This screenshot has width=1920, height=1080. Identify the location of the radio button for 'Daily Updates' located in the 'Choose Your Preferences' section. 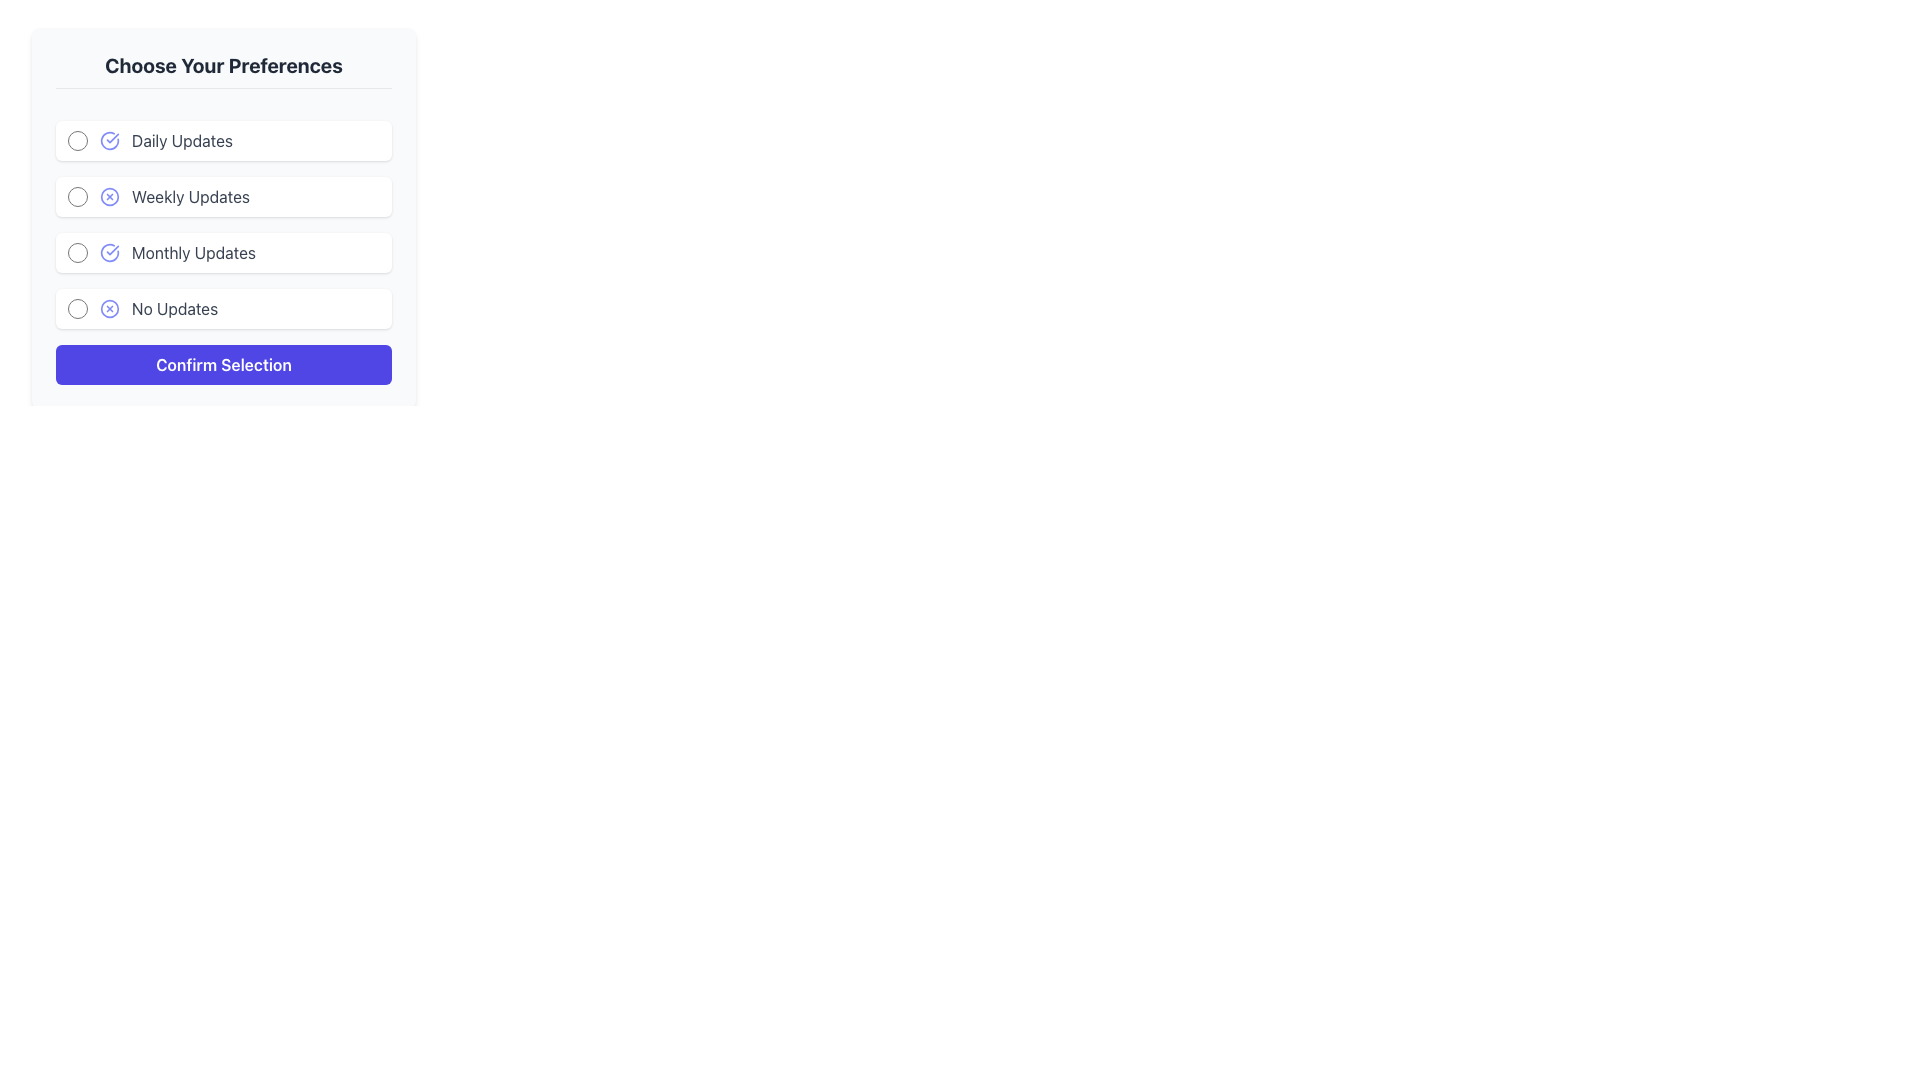
(224, 140).